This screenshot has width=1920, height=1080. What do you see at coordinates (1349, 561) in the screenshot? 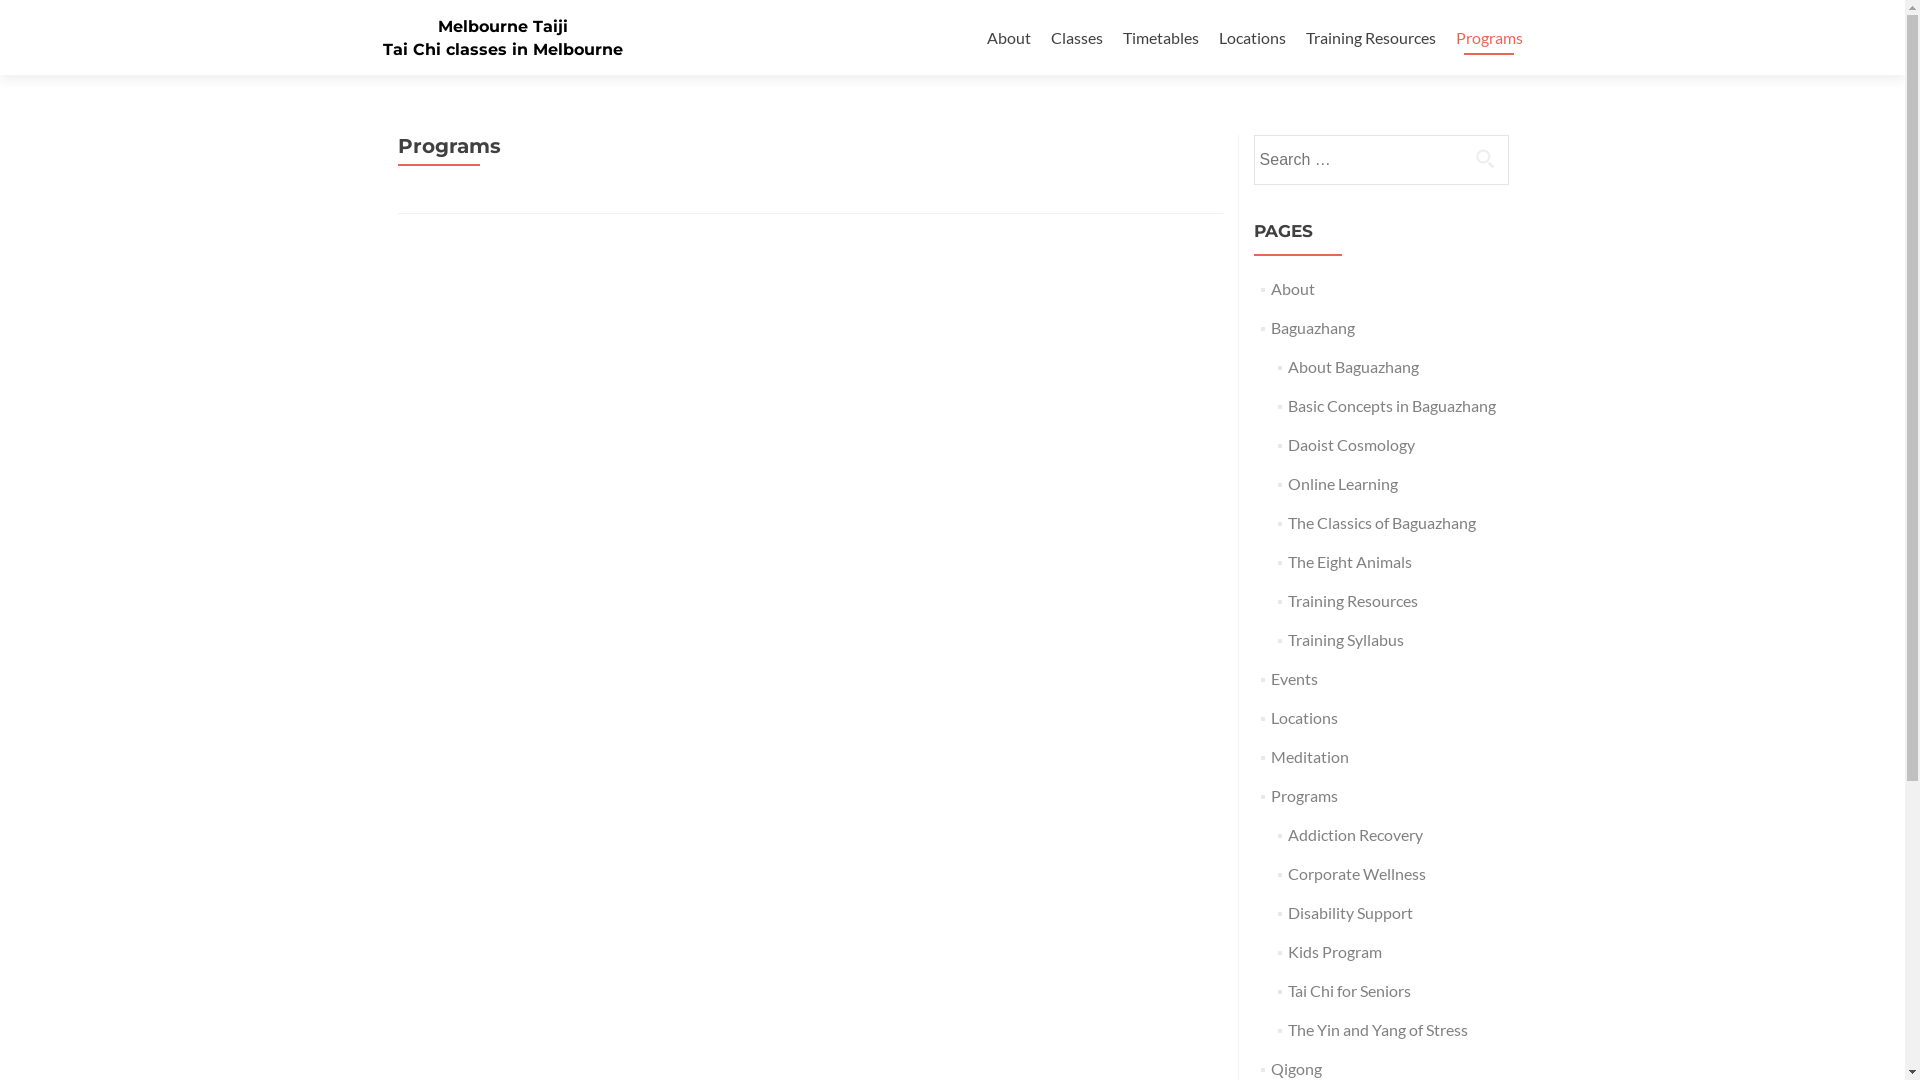
I see `'The Eight Animals'` at bounding box center [1349, 561].